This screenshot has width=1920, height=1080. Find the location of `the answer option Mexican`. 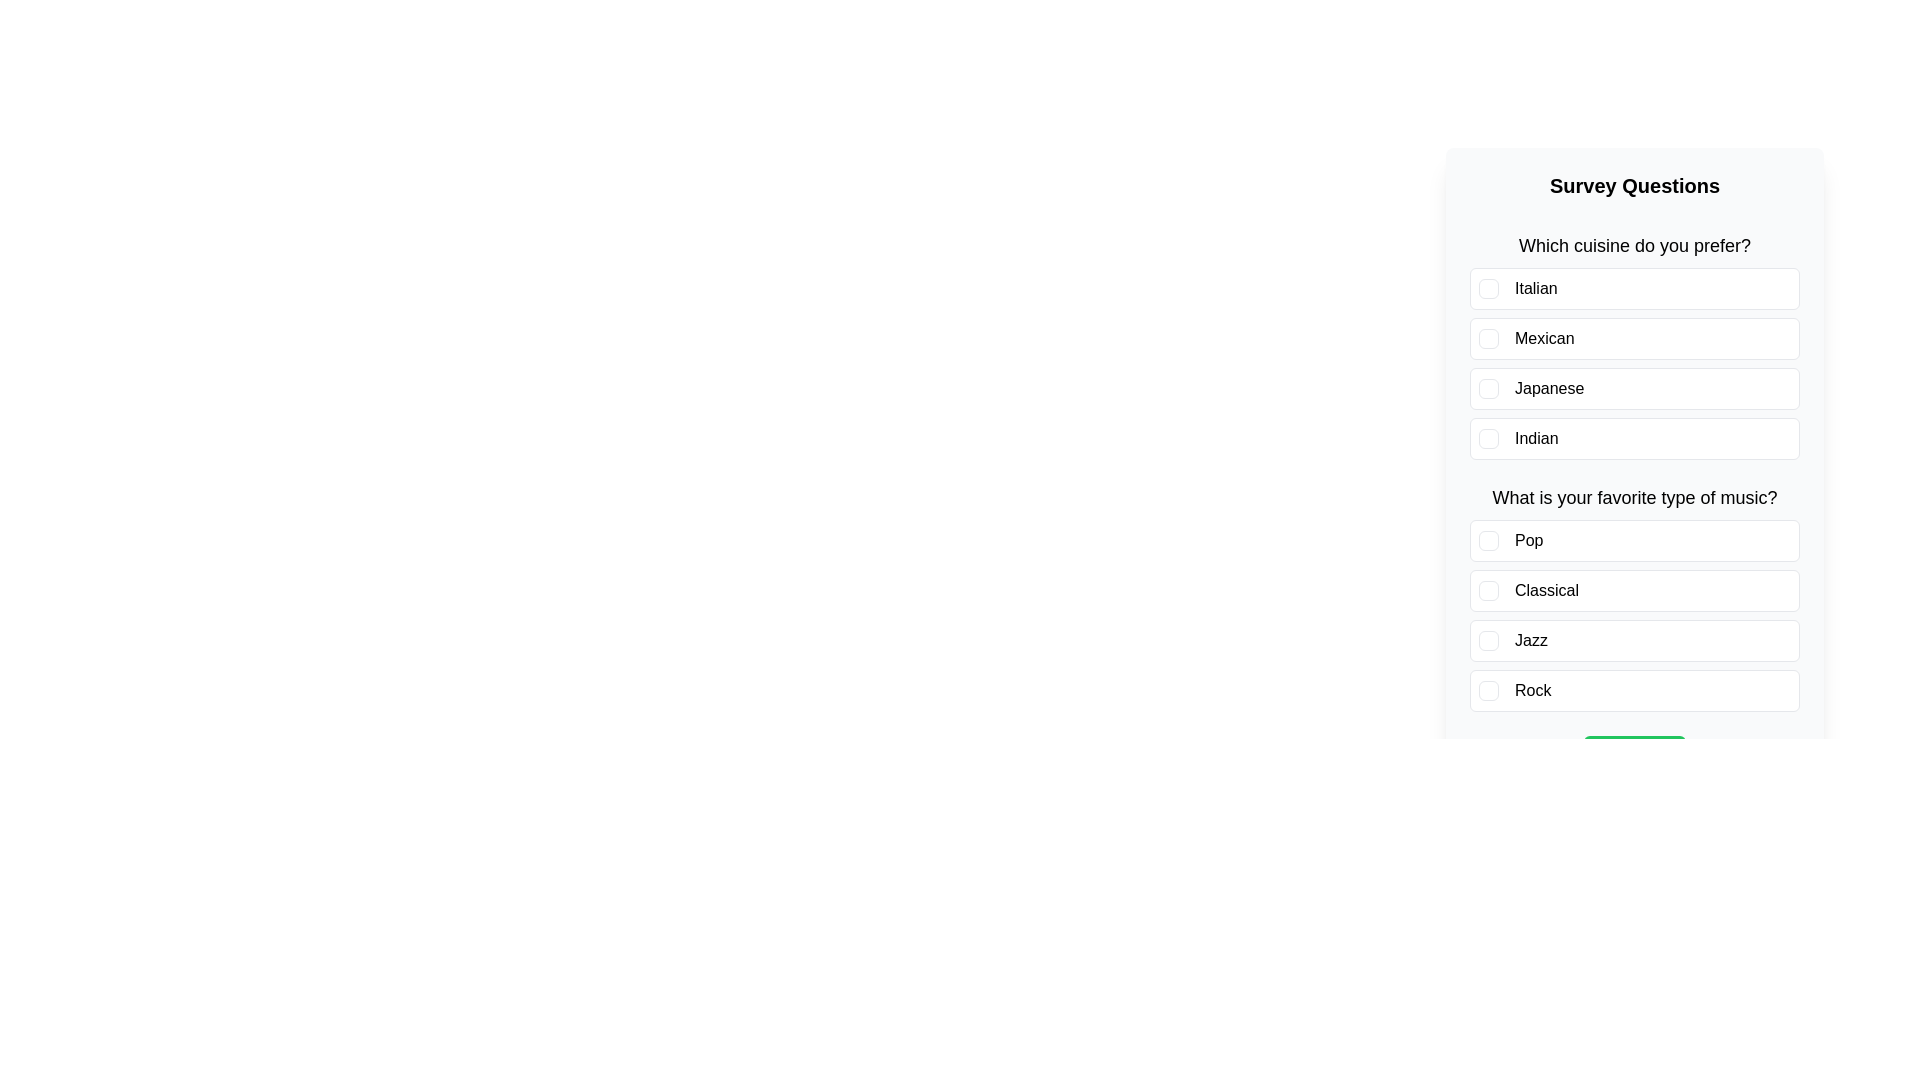

the answer option Mexican is located at coordinates (1635, 338).